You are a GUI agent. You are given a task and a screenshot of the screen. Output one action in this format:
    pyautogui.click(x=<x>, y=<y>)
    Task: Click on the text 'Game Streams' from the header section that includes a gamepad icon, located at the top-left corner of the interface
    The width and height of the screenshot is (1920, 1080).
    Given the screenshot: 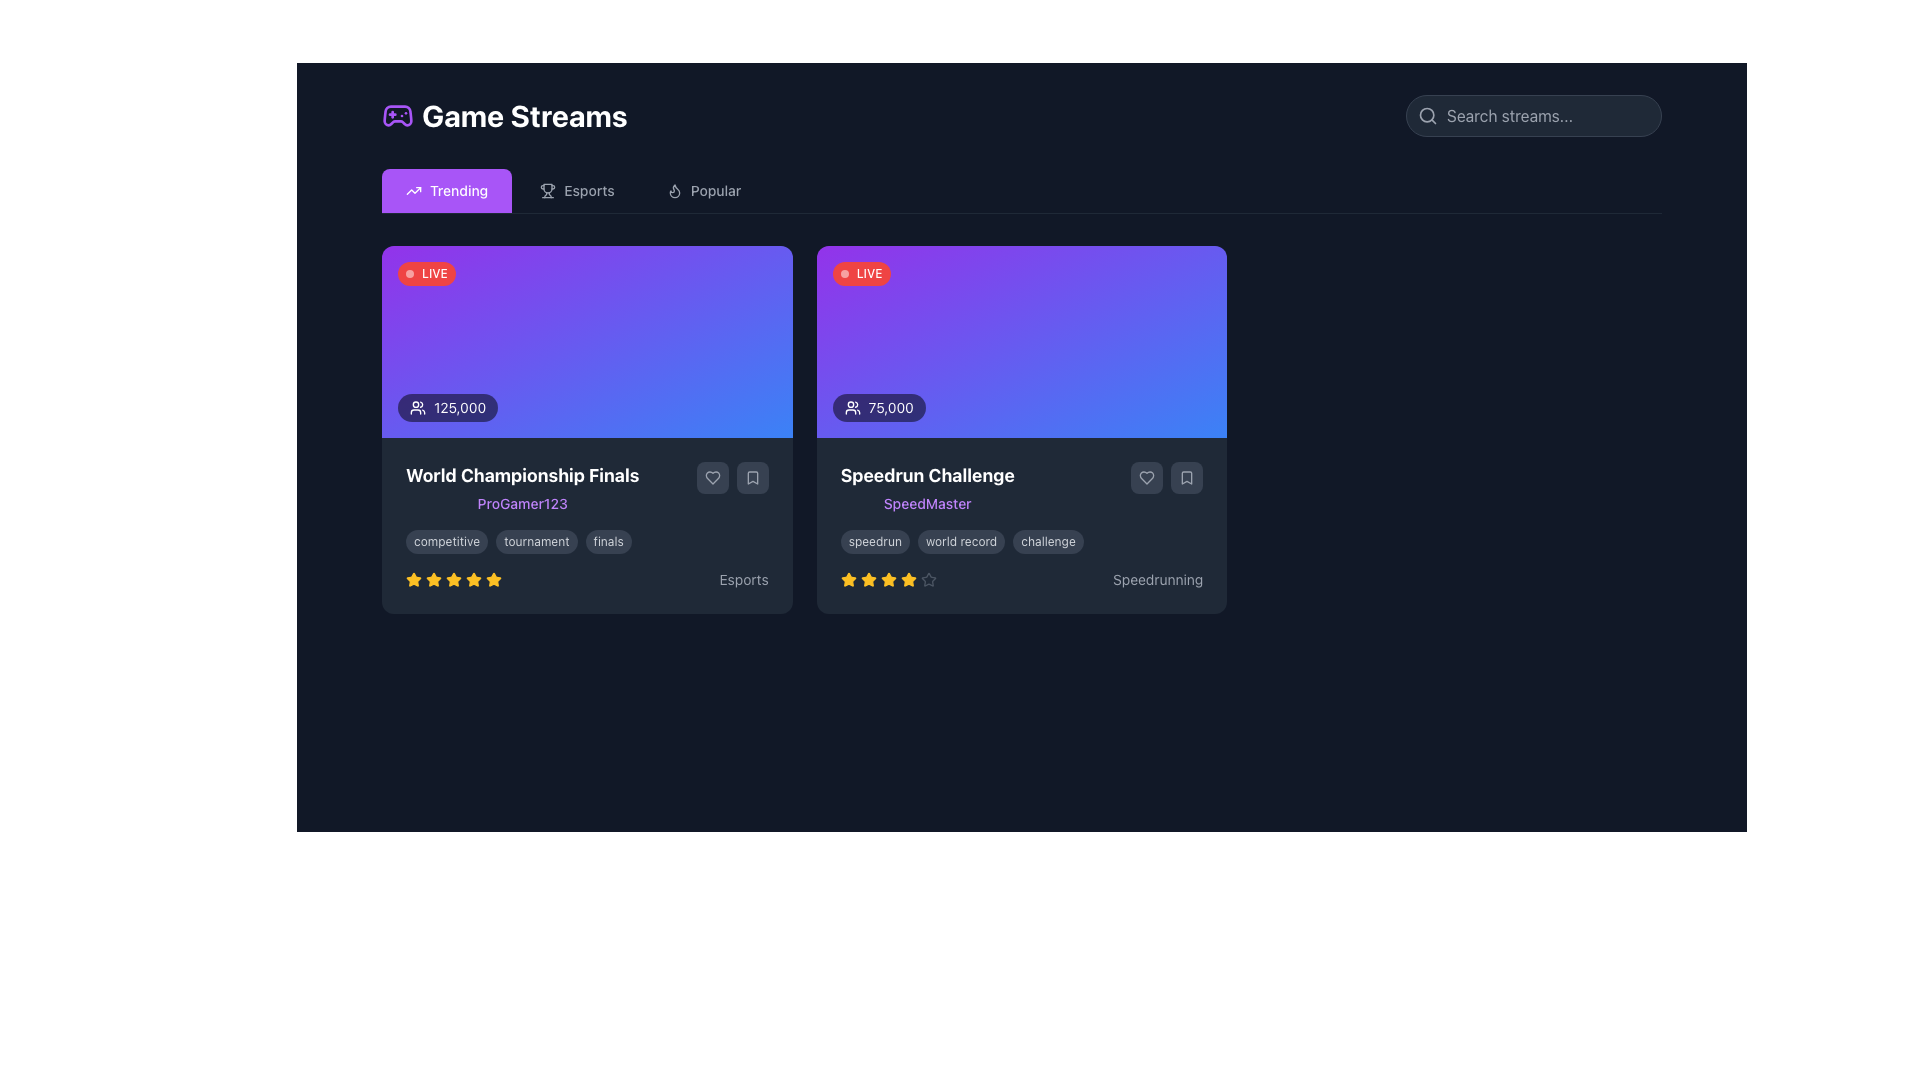 What is the action you would take?
    pyautogui.click(x=504, y=115)
    